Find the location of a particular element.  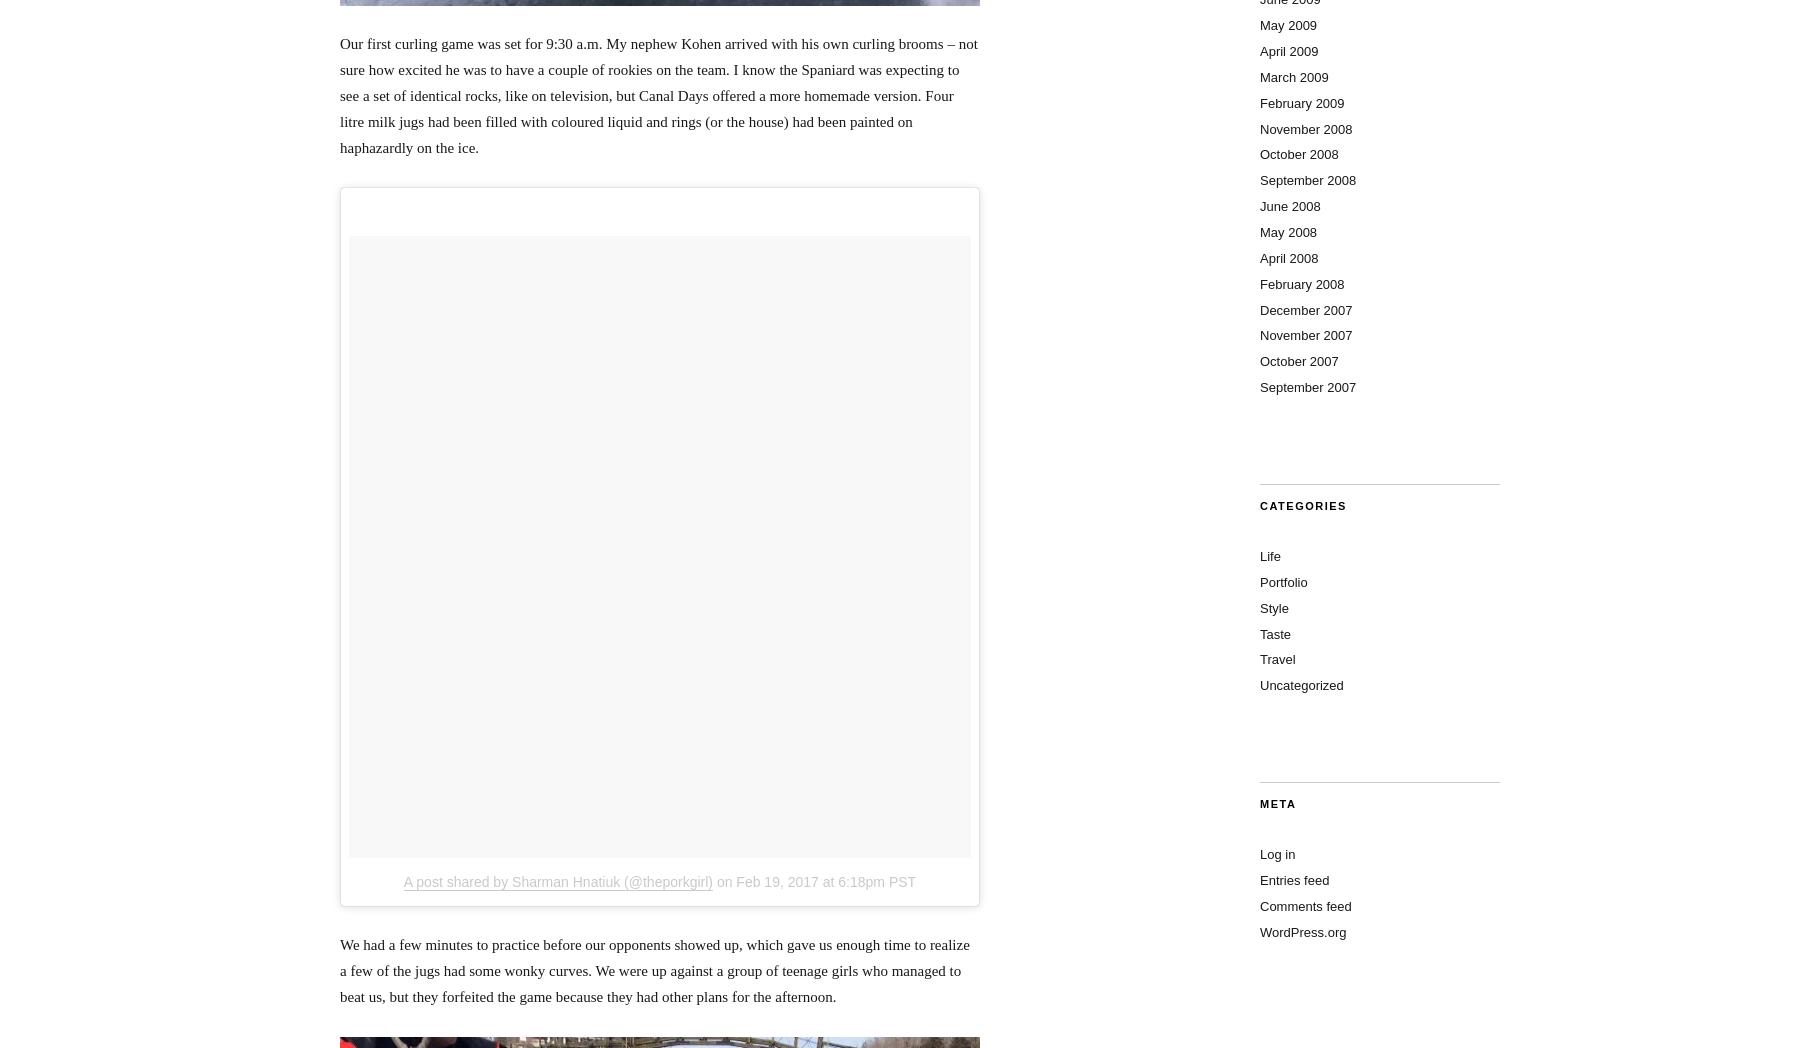

'Travel' is located at coordinates (1277, 659).